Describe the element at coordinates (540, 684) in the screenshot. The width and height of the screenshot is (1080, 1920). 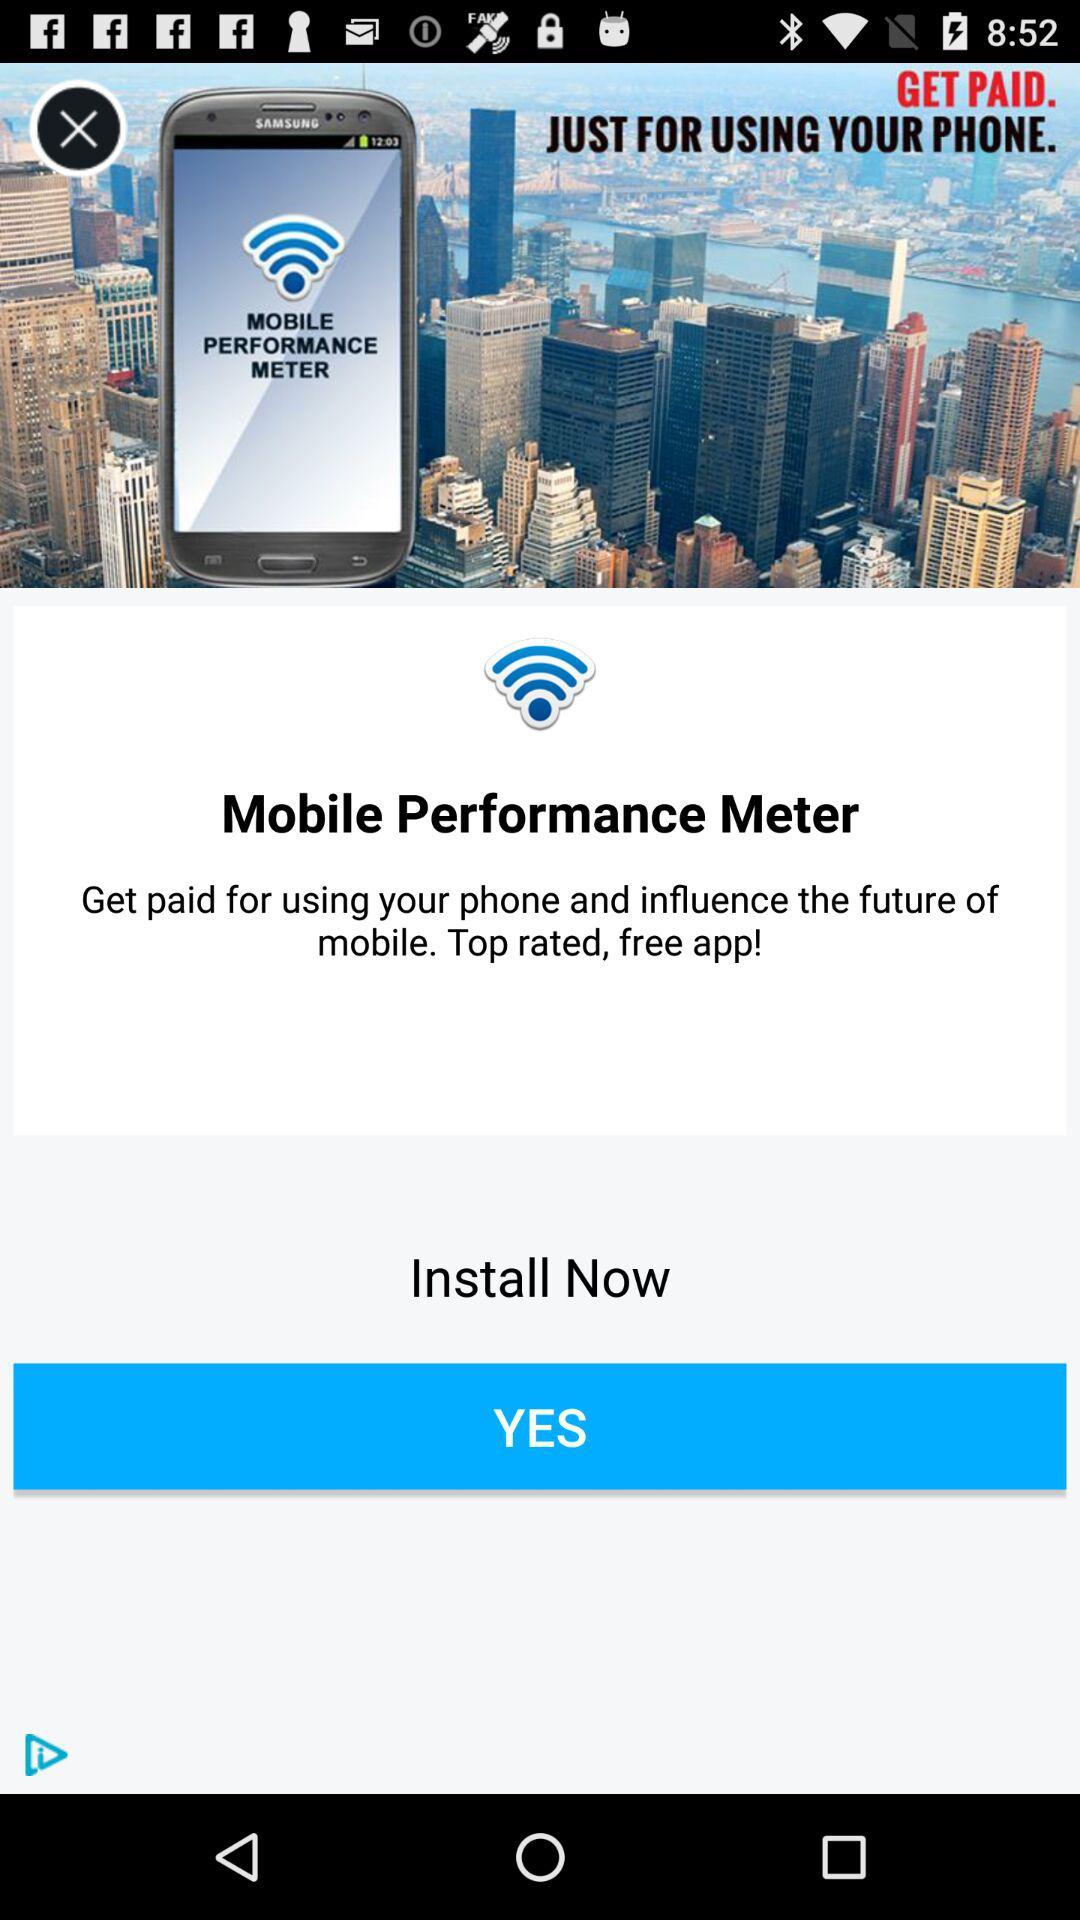
I see `item above the mobile performance meter app` at that location.